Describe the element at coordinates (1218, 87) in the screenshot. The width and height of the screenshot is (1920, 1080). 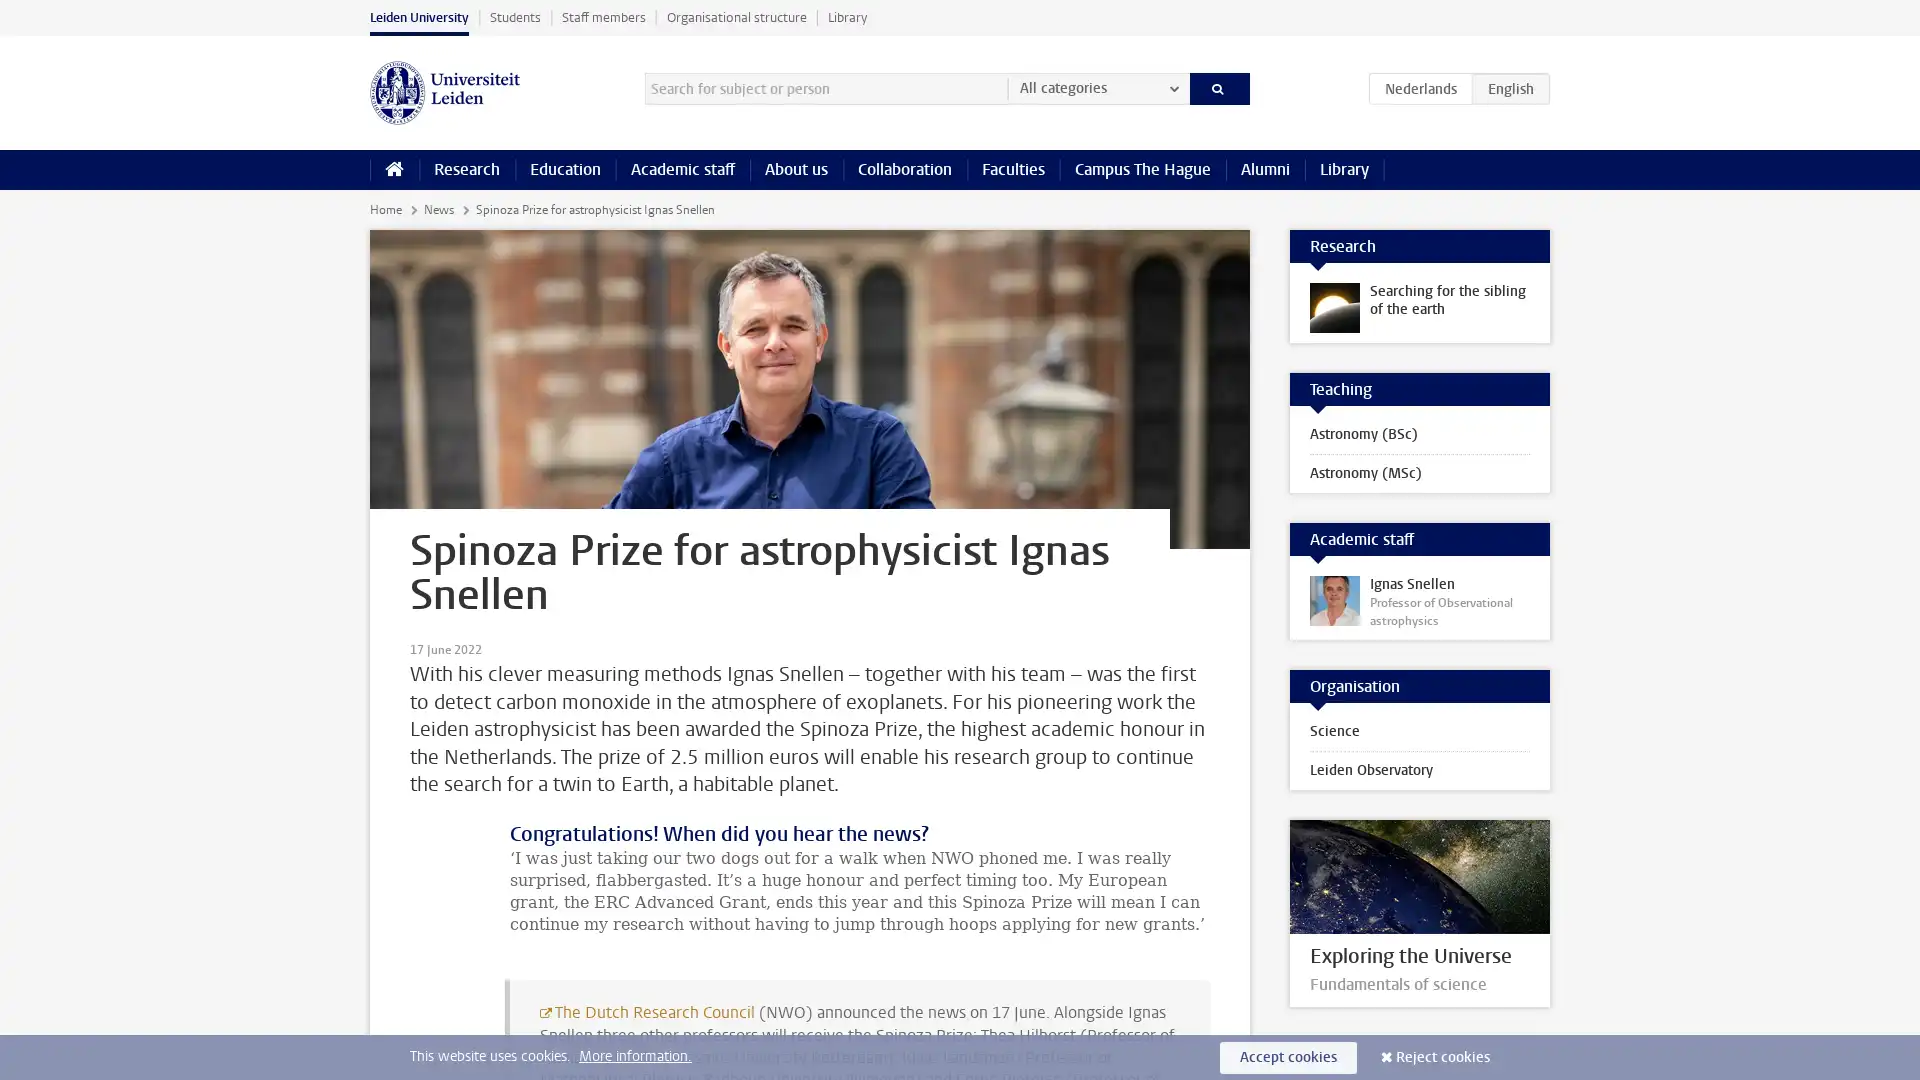
I see `Search` at that location.